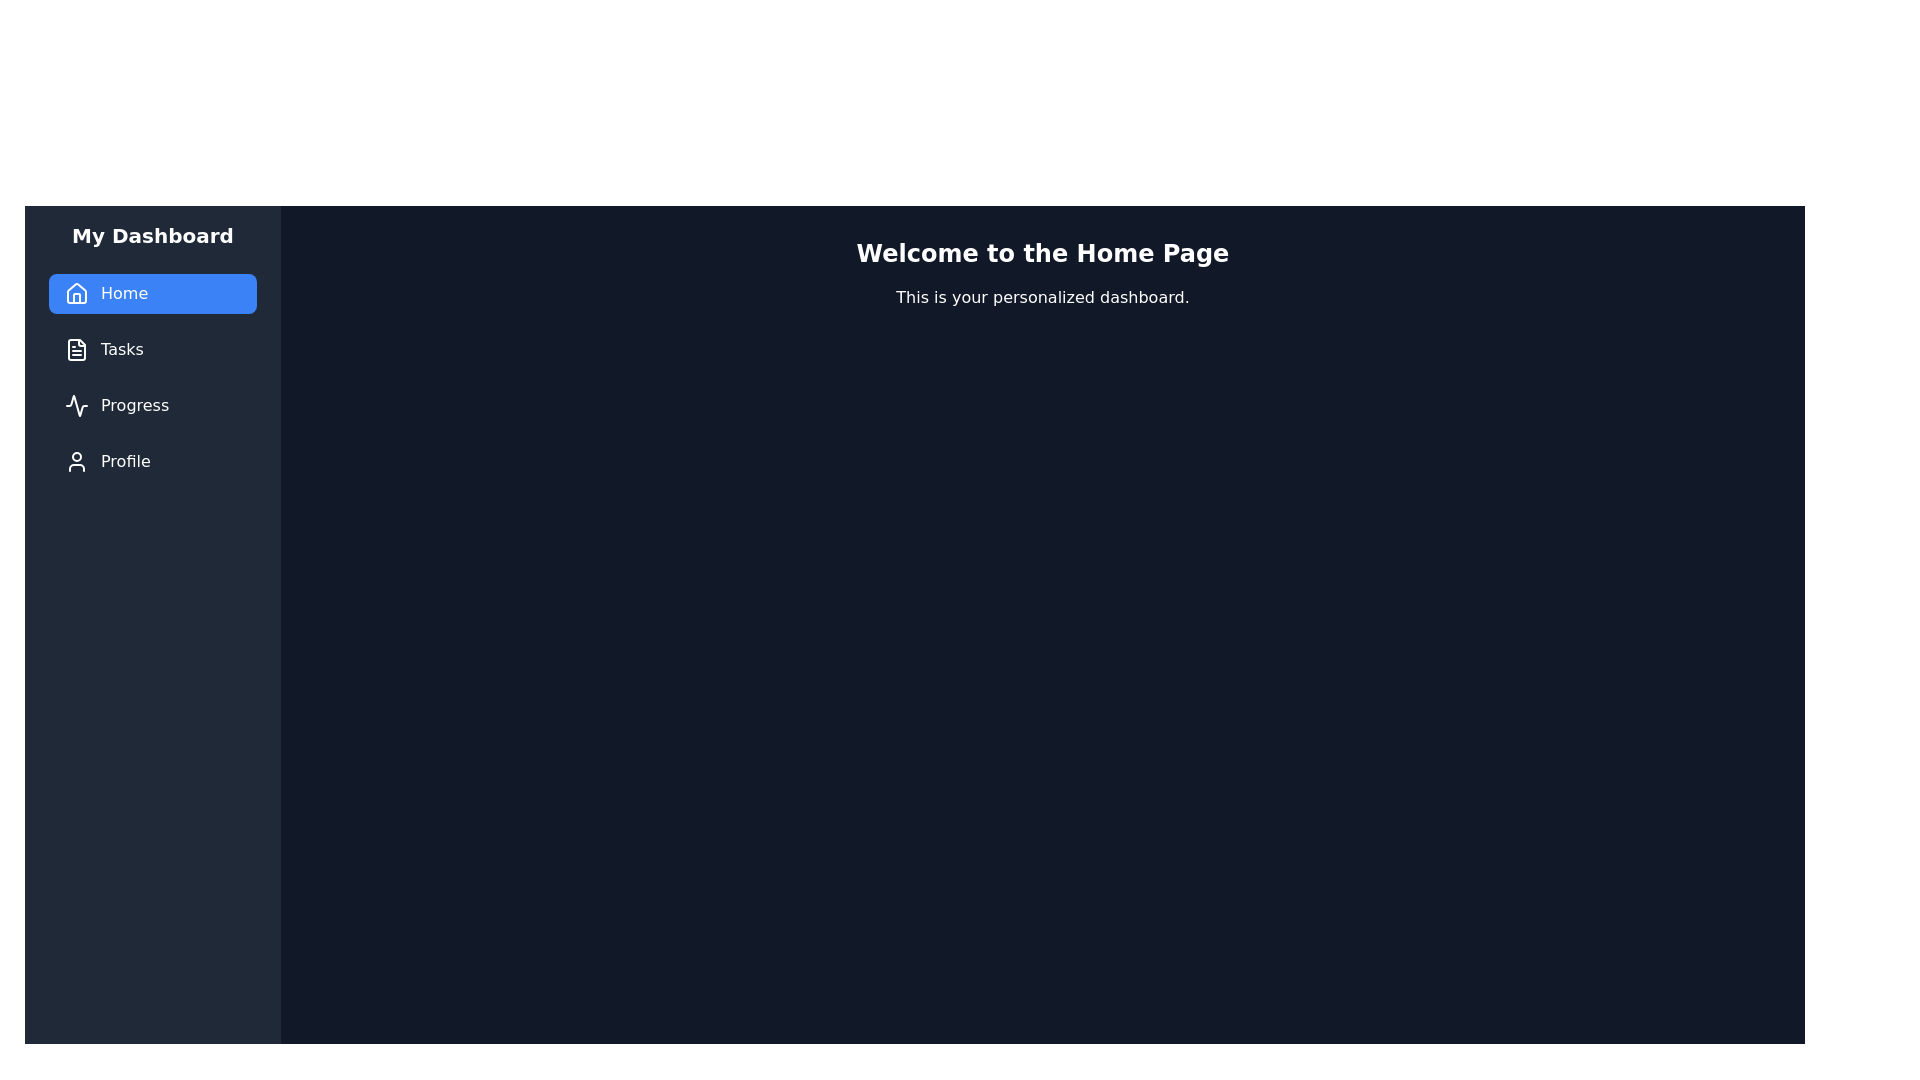  Describe the element at coordinates (76, 405) in the screenshot. I see `the progress tracking icon located in the sidebar menu under the 'Progress' label, which is positioned to the left of the text 'Progress'` at that location.